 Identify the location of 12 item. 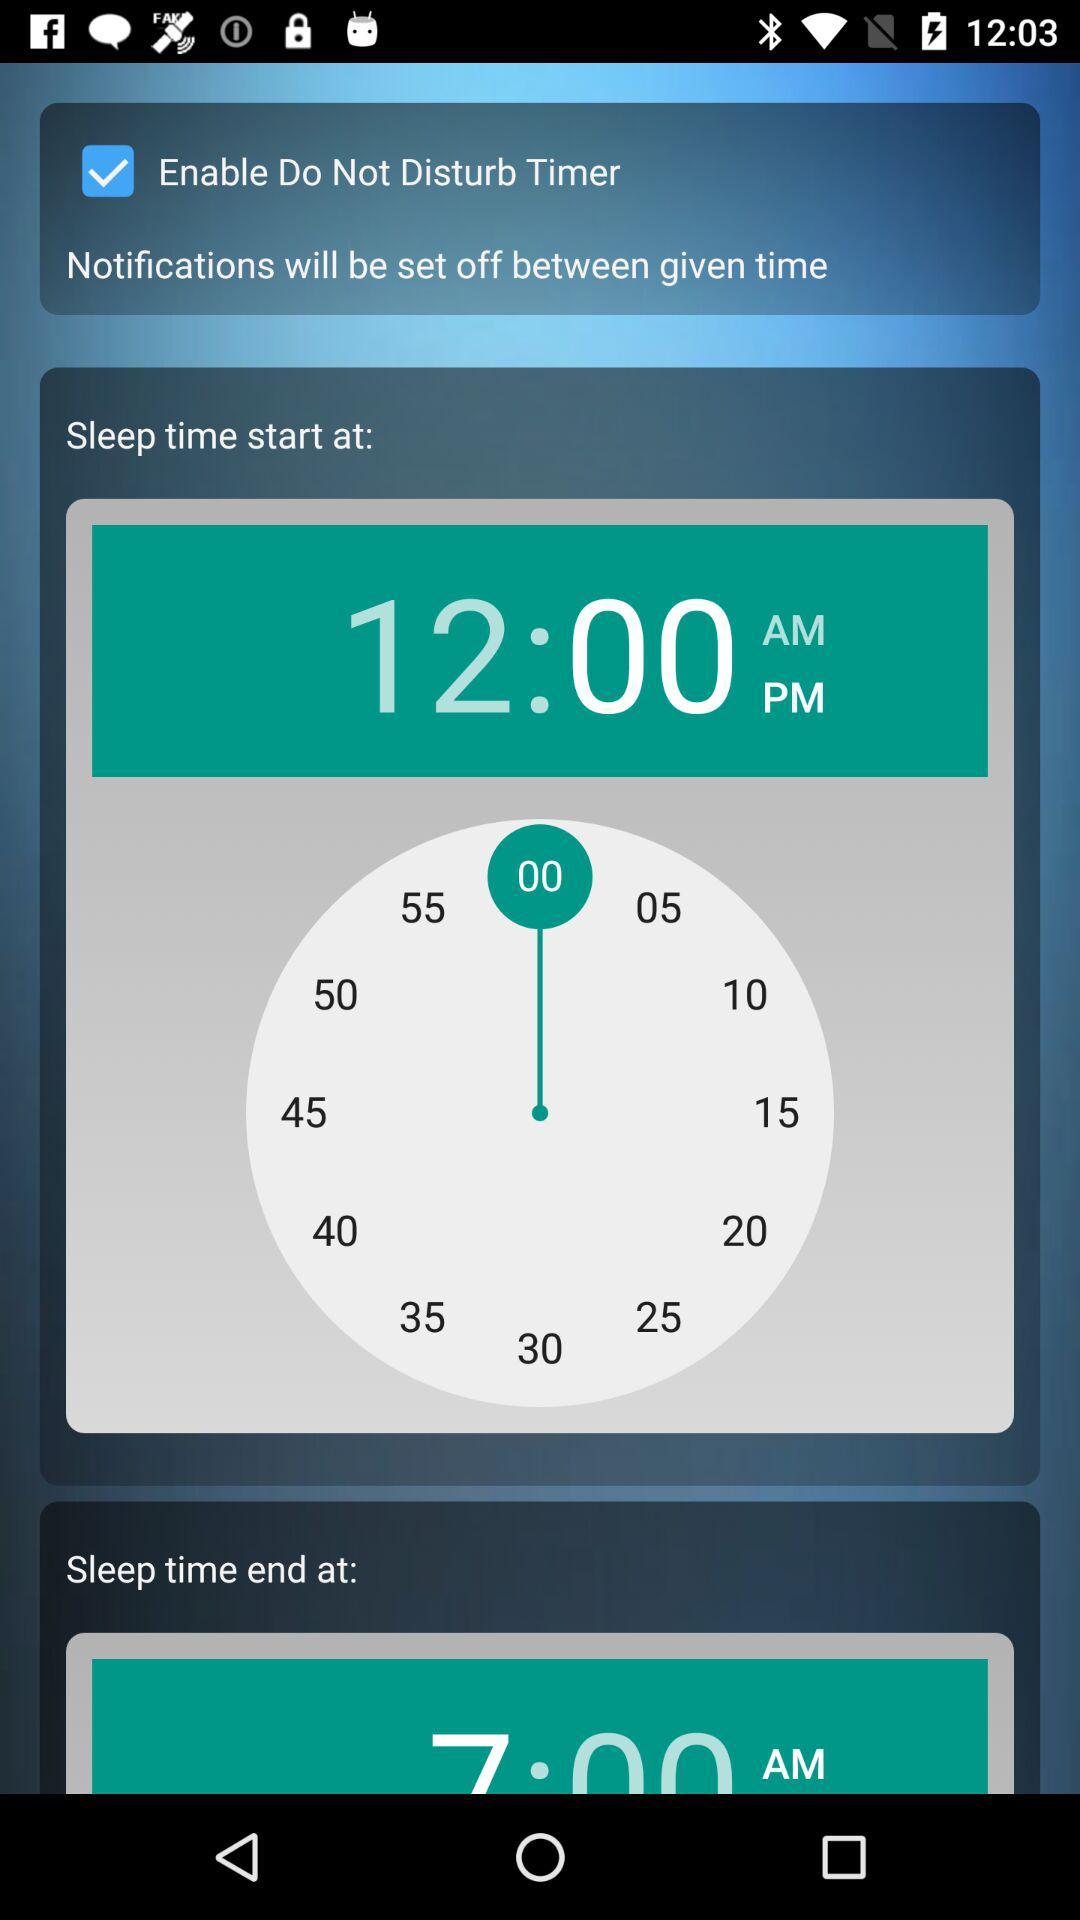
(425, 650).